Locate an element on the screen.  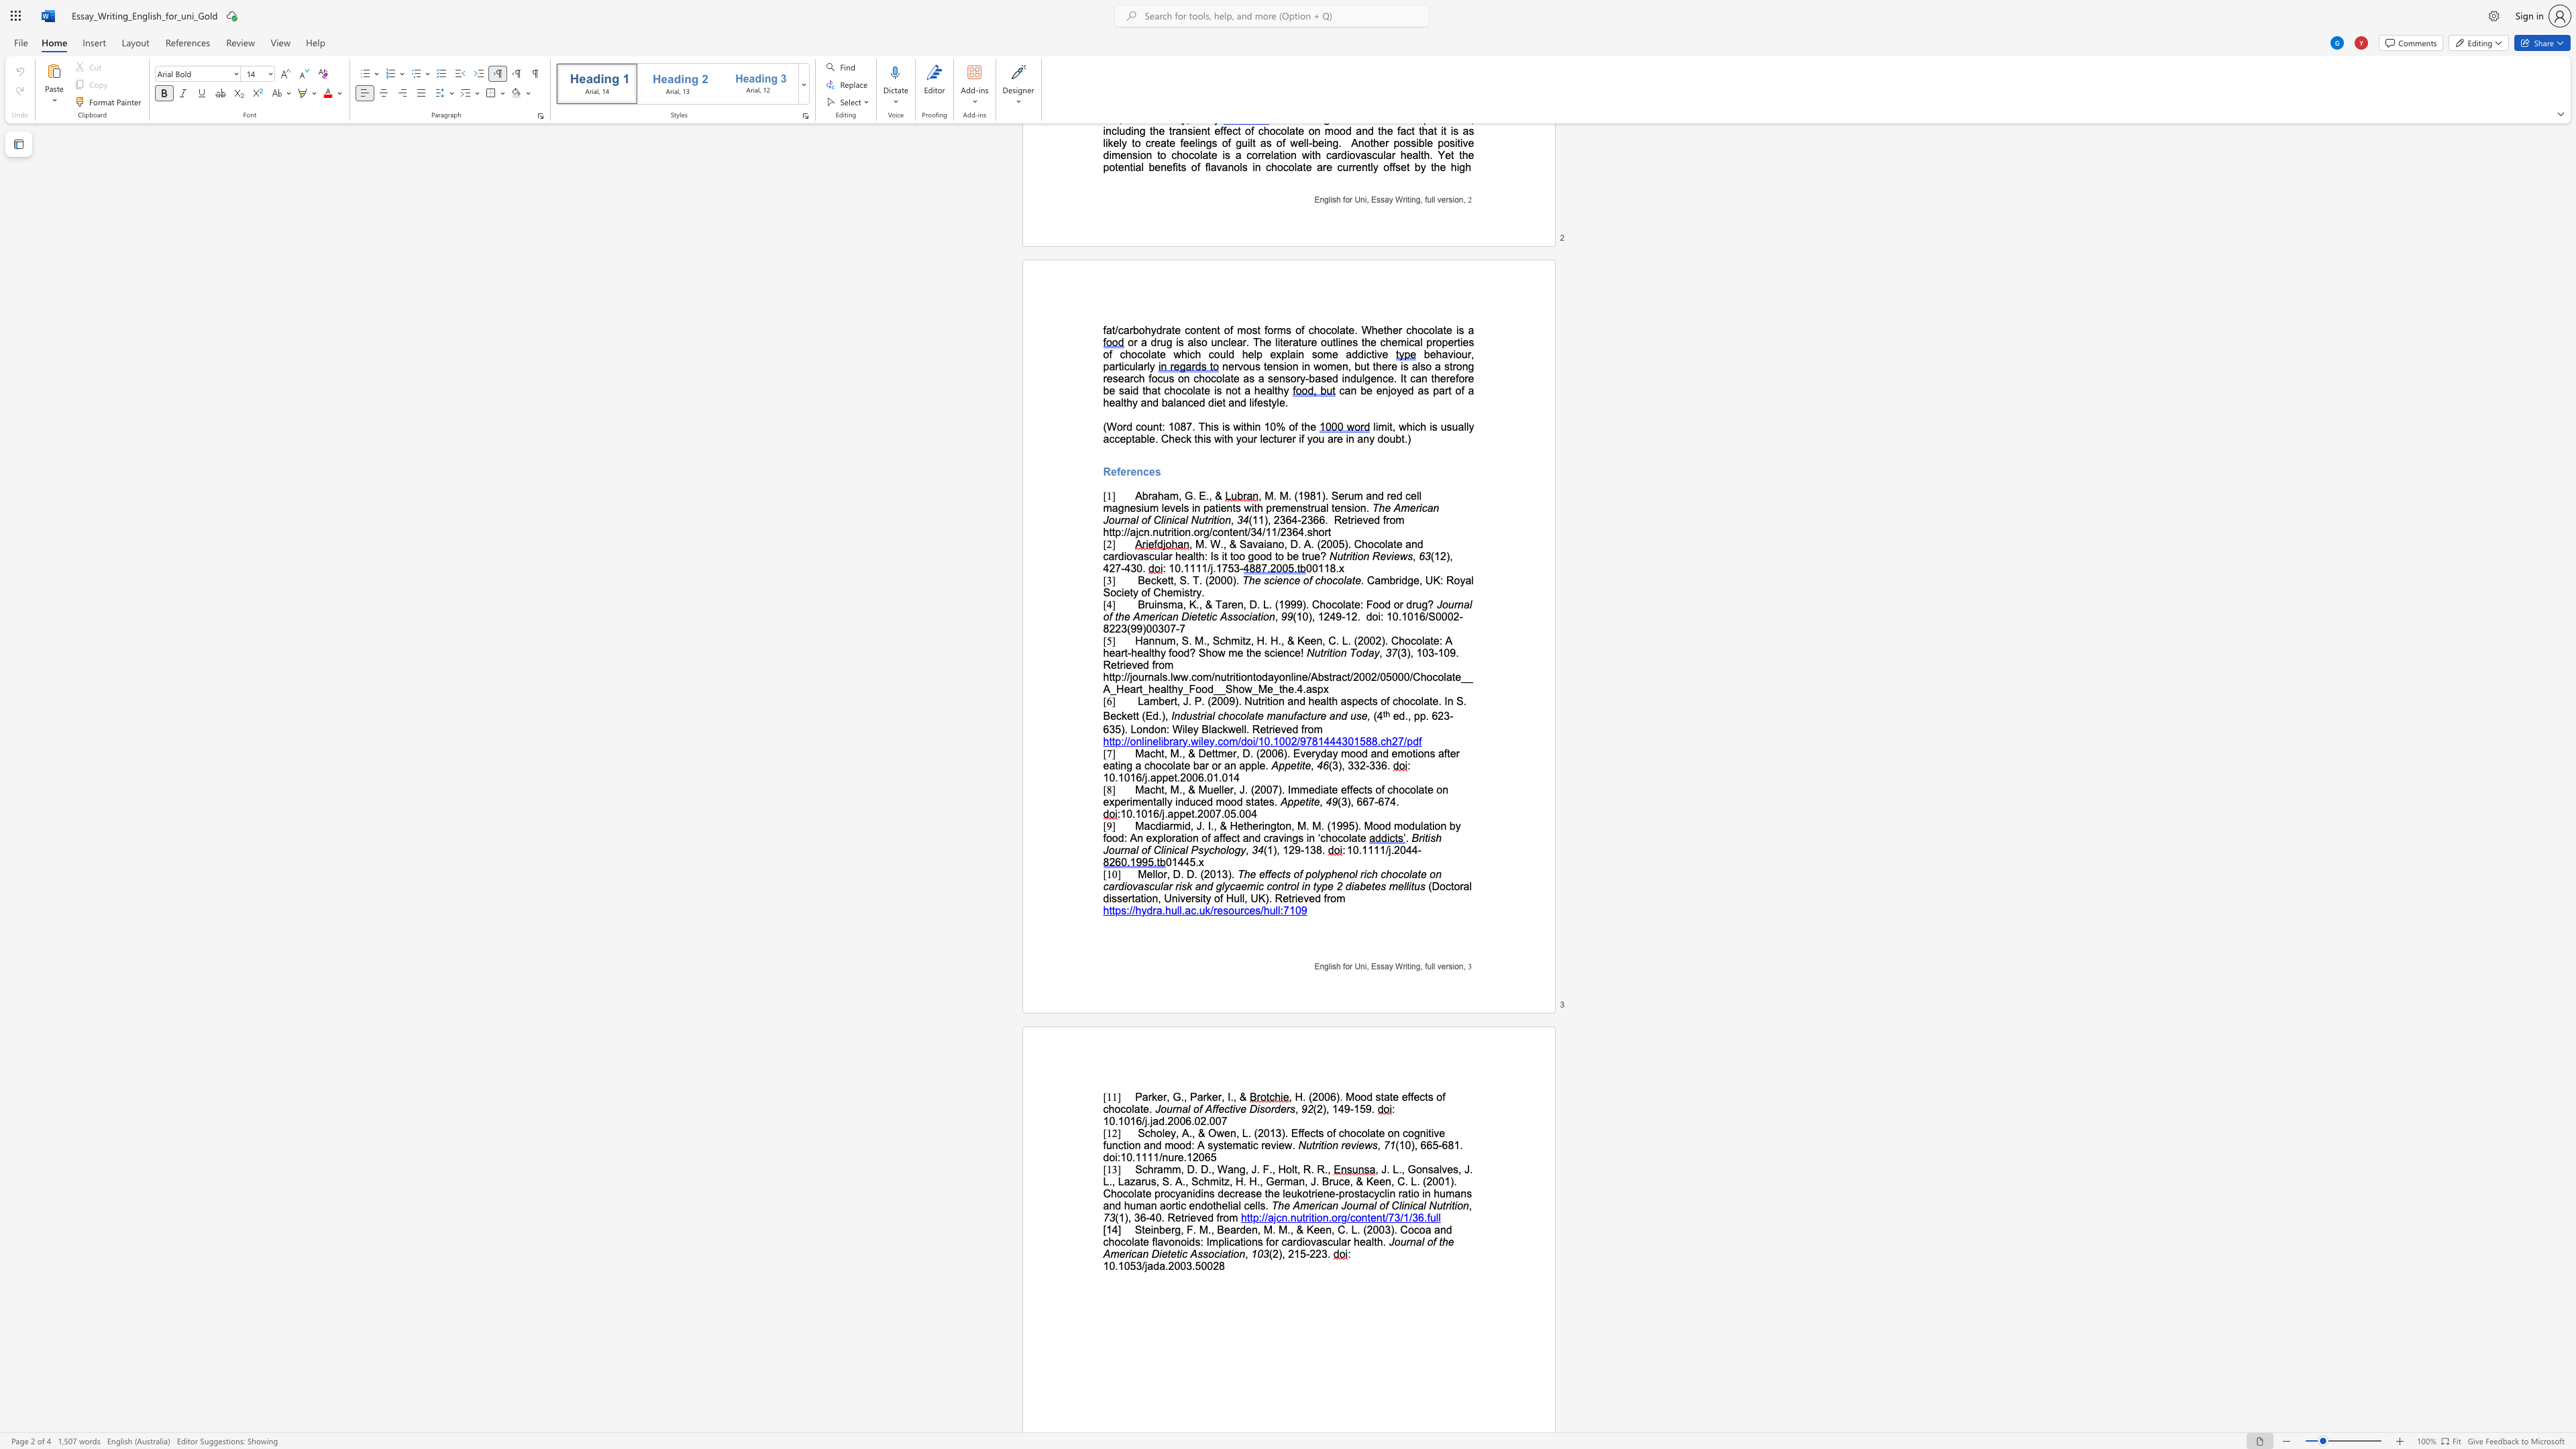
the subset text "0028" within the text "10.1053/jada.2003.50028" is located at coordinates (1200, 1265).